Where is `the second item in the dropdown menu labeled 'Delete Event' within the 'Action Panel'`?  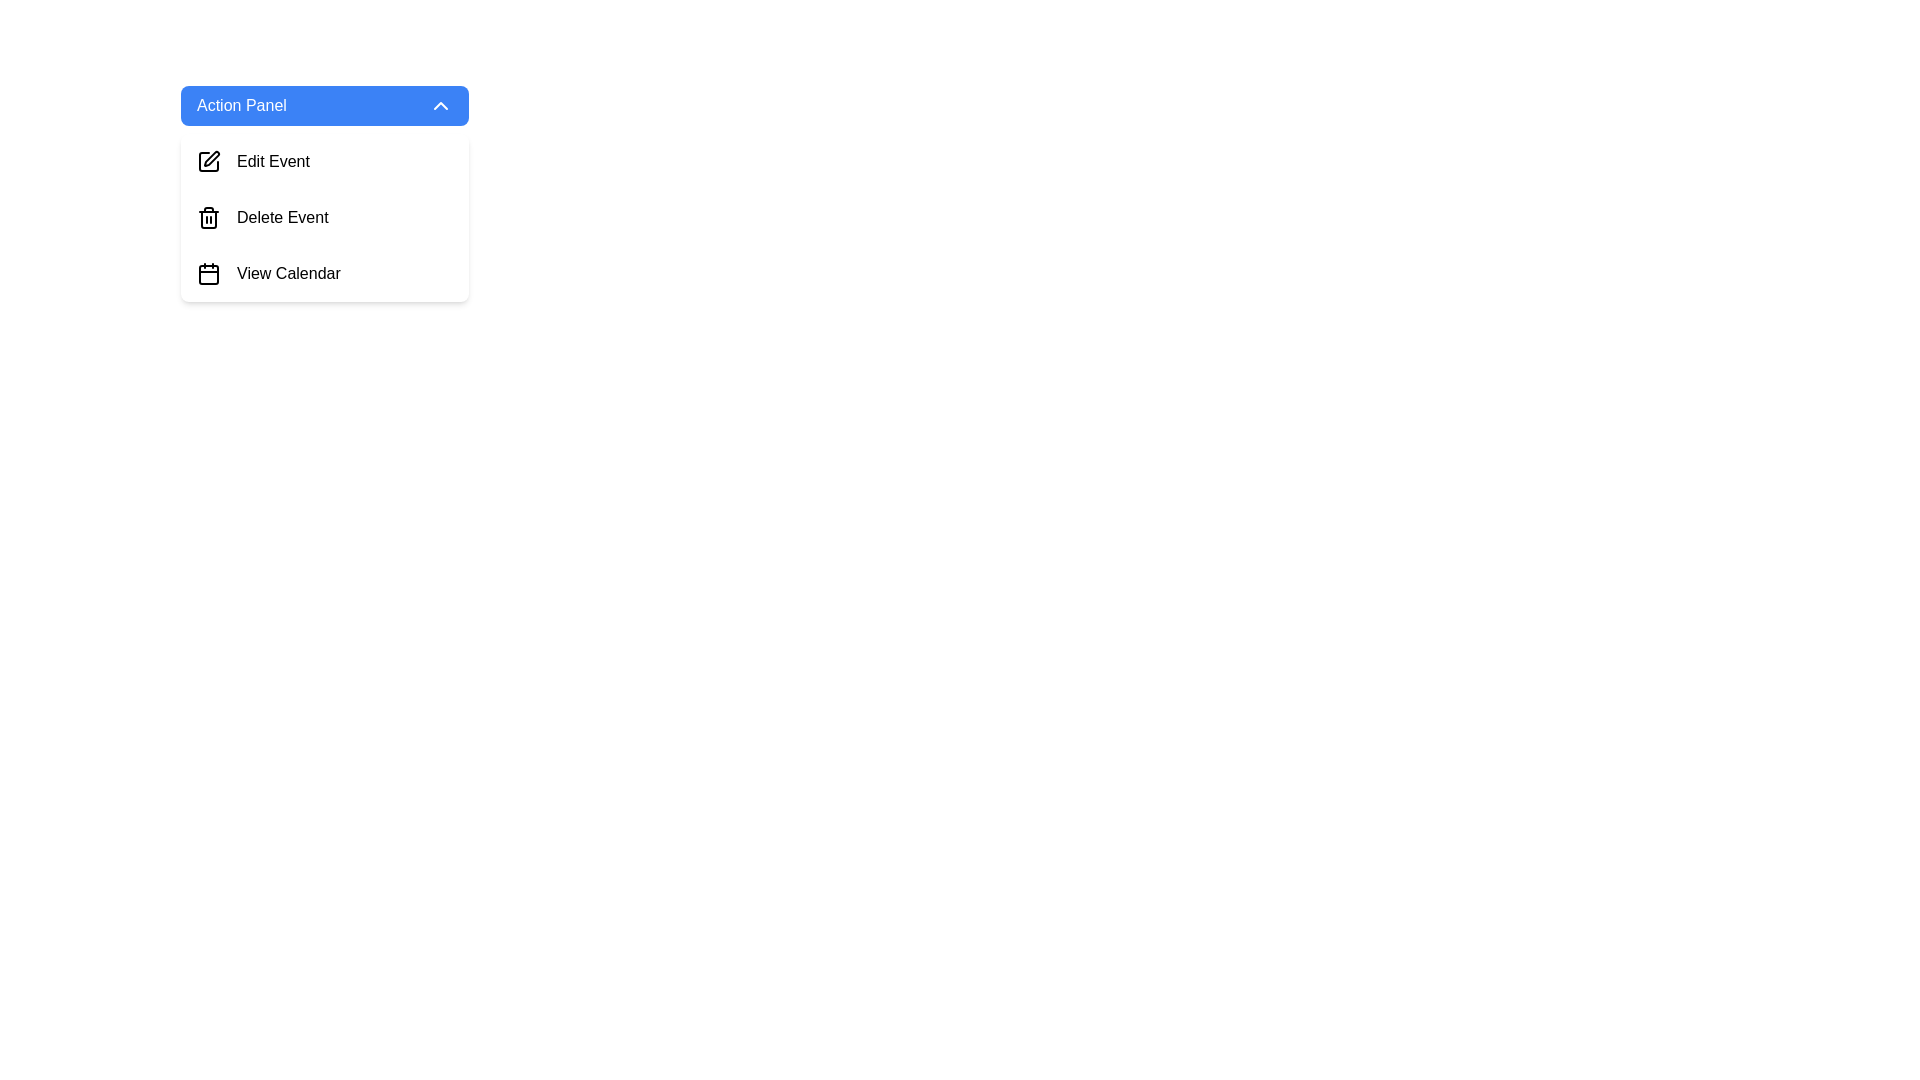 the second item in the dropdown menu labeled 'Delete Event' within the 'Action Panel' is located at coordinates (325, 193).